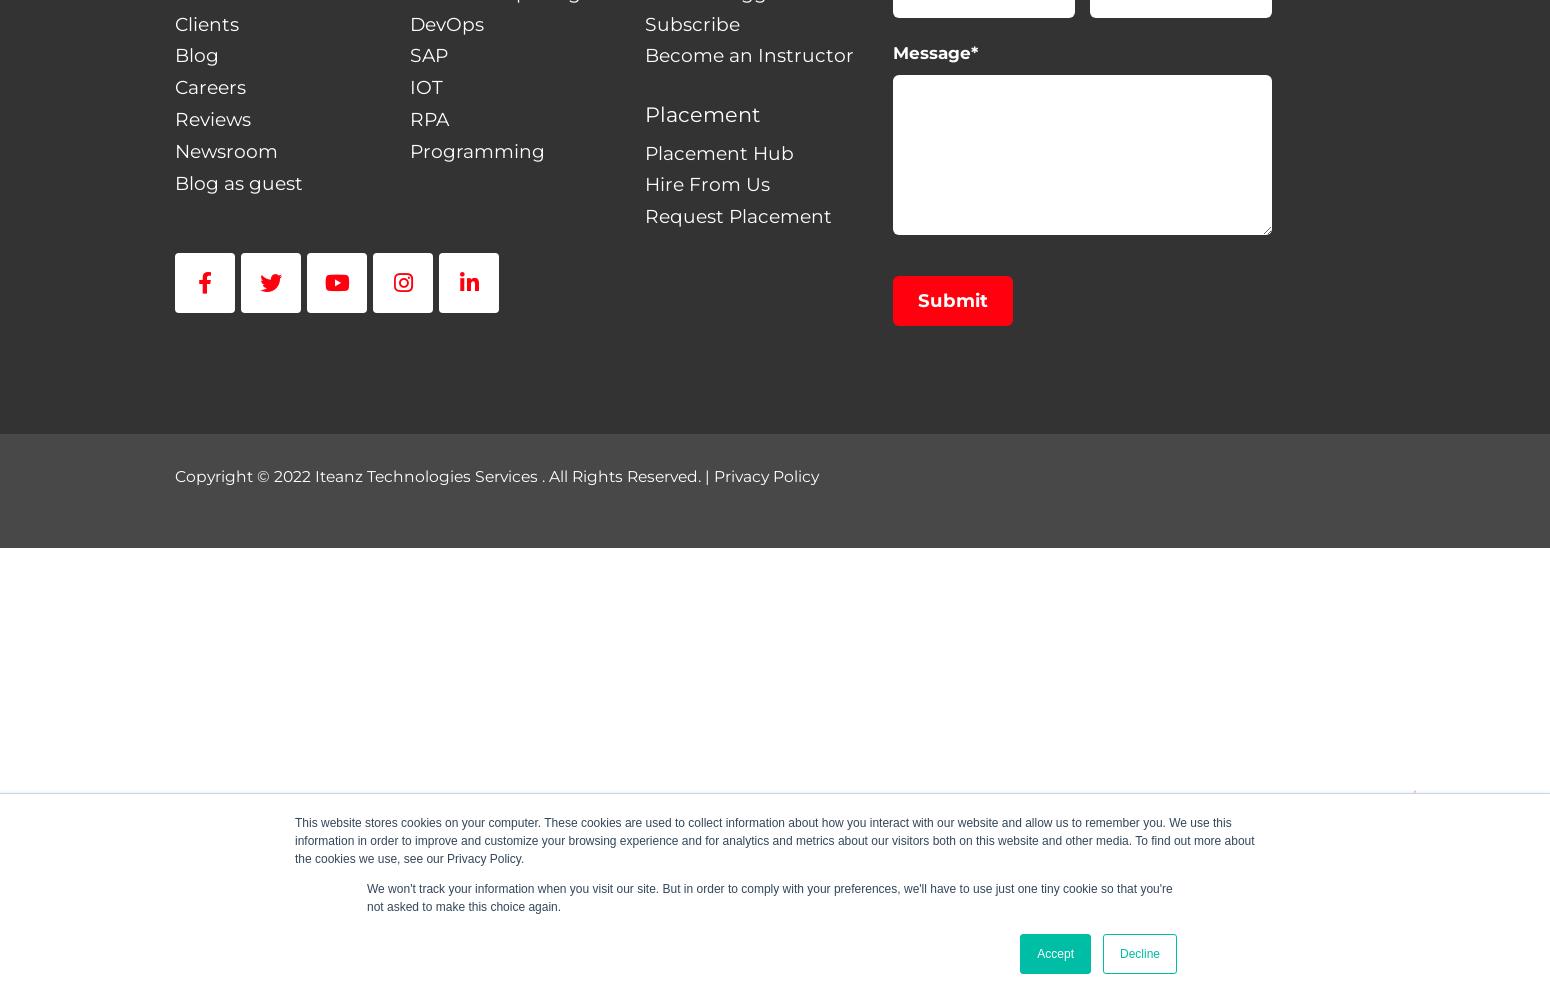 Image resolution: width=1550 pixels, height=1000 pixels. I want to click on '*', so click(972, 52).